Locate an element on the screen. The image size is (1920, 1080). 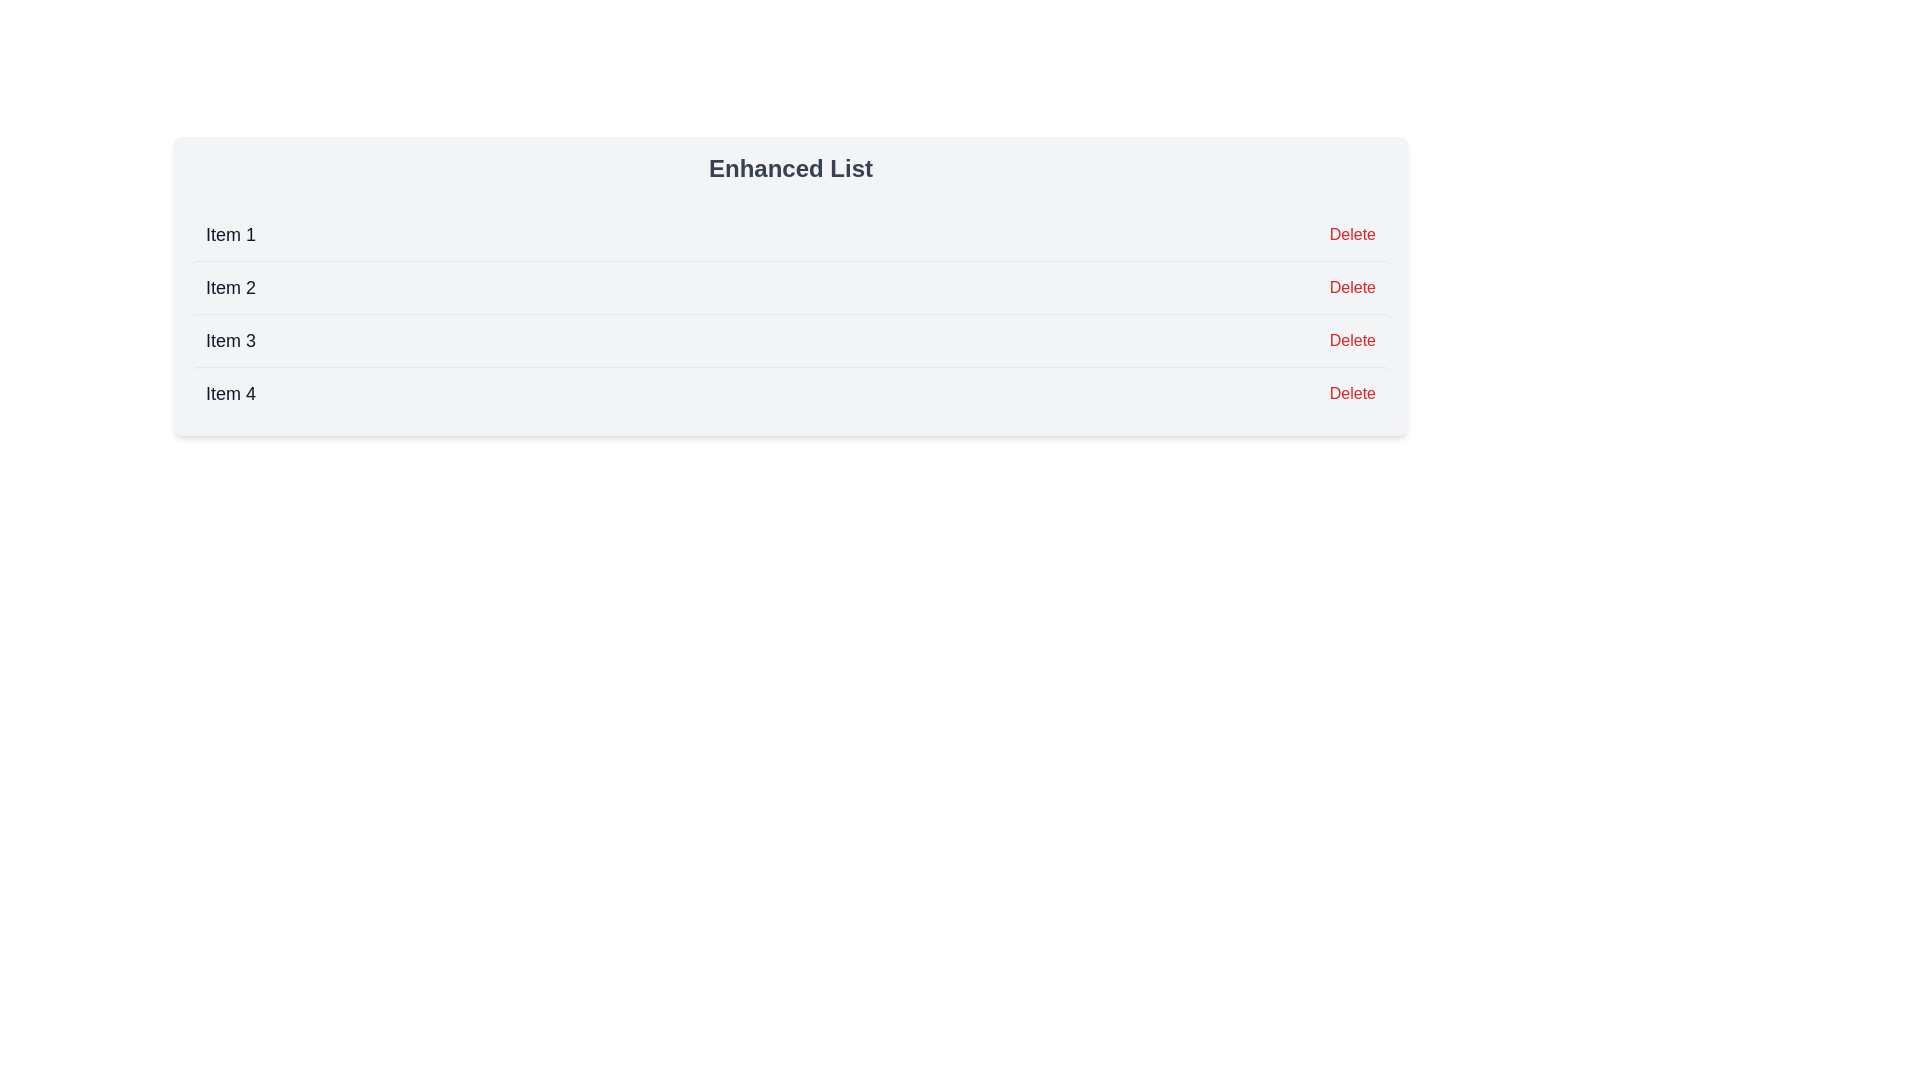
the 'Delete' button associated with 'Item 4' is located at coordinates (1352, 393).